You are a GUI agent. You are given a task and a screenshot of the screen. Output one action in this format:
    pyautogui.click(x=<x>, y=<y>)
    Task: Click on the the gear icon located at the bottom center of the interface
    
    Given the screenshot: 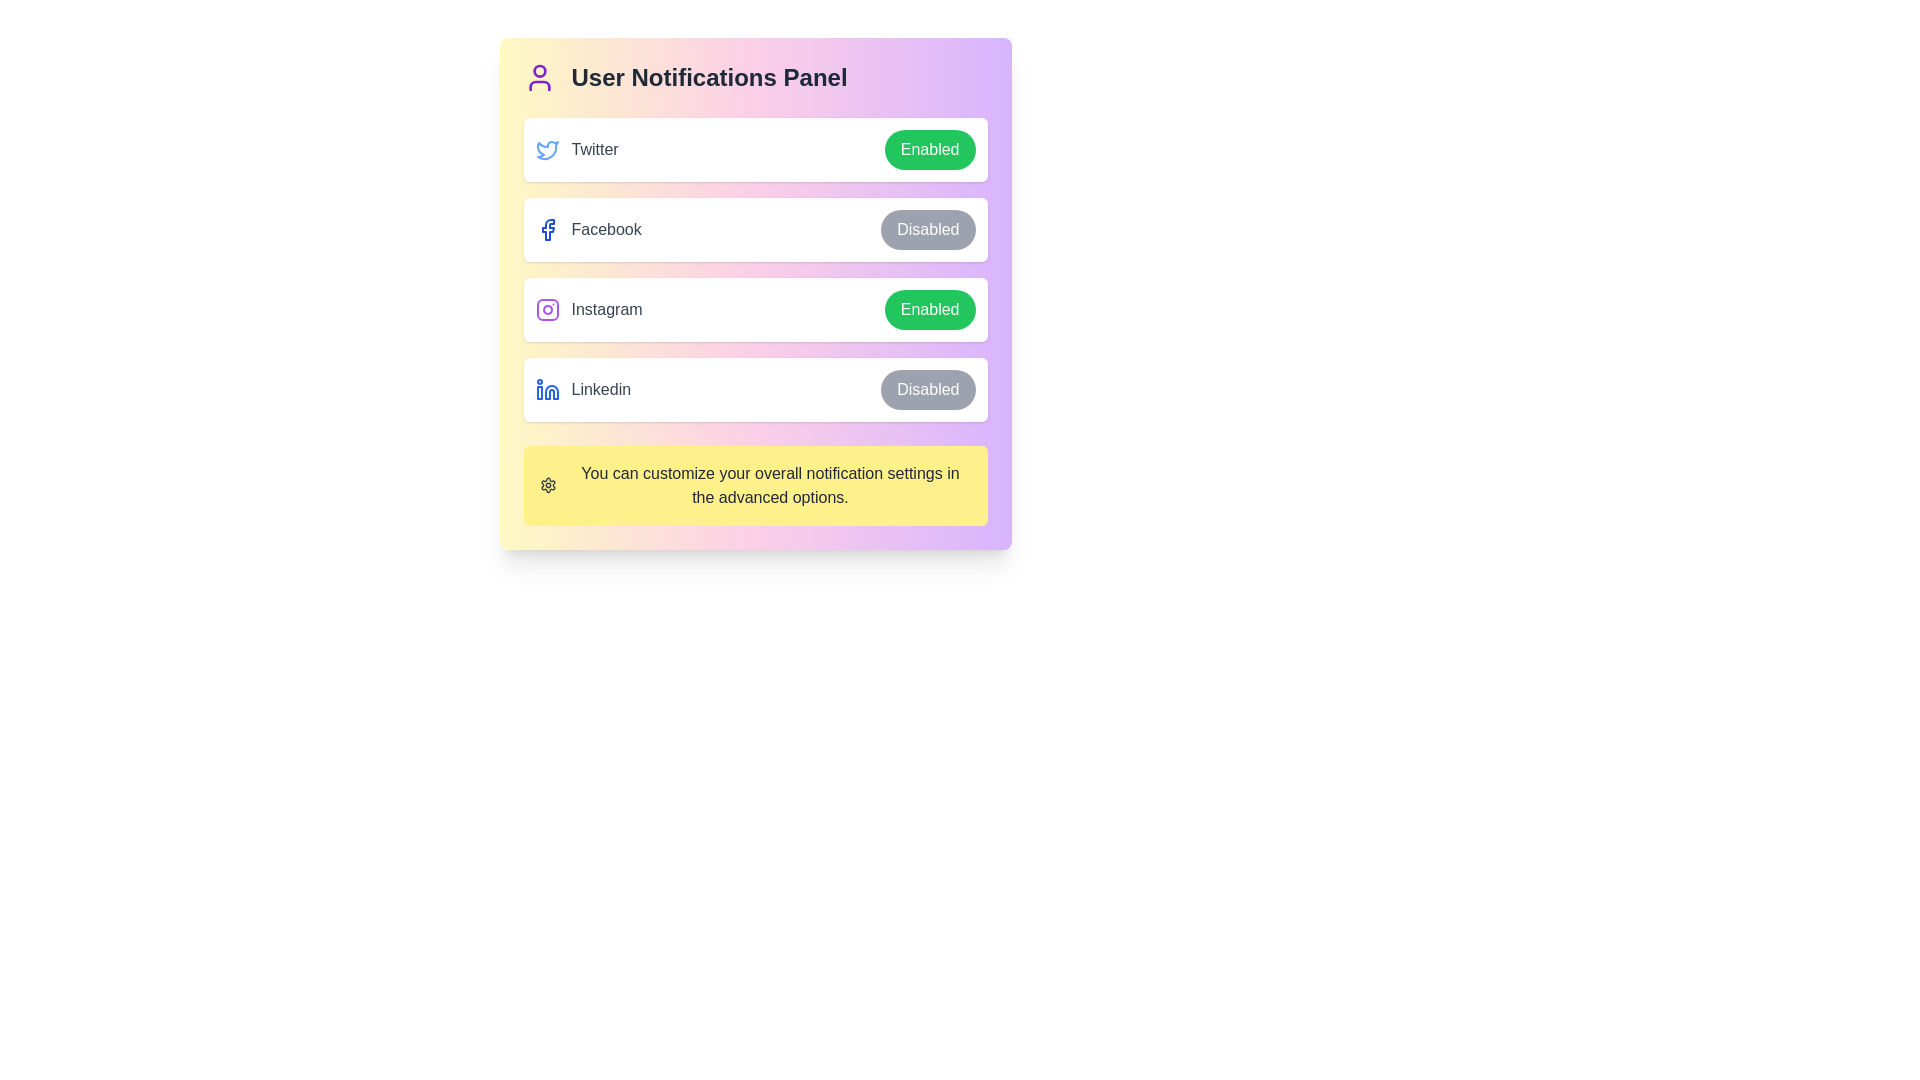 What is the action you would take?
    pyautogui.click(x=548, y=486)
    